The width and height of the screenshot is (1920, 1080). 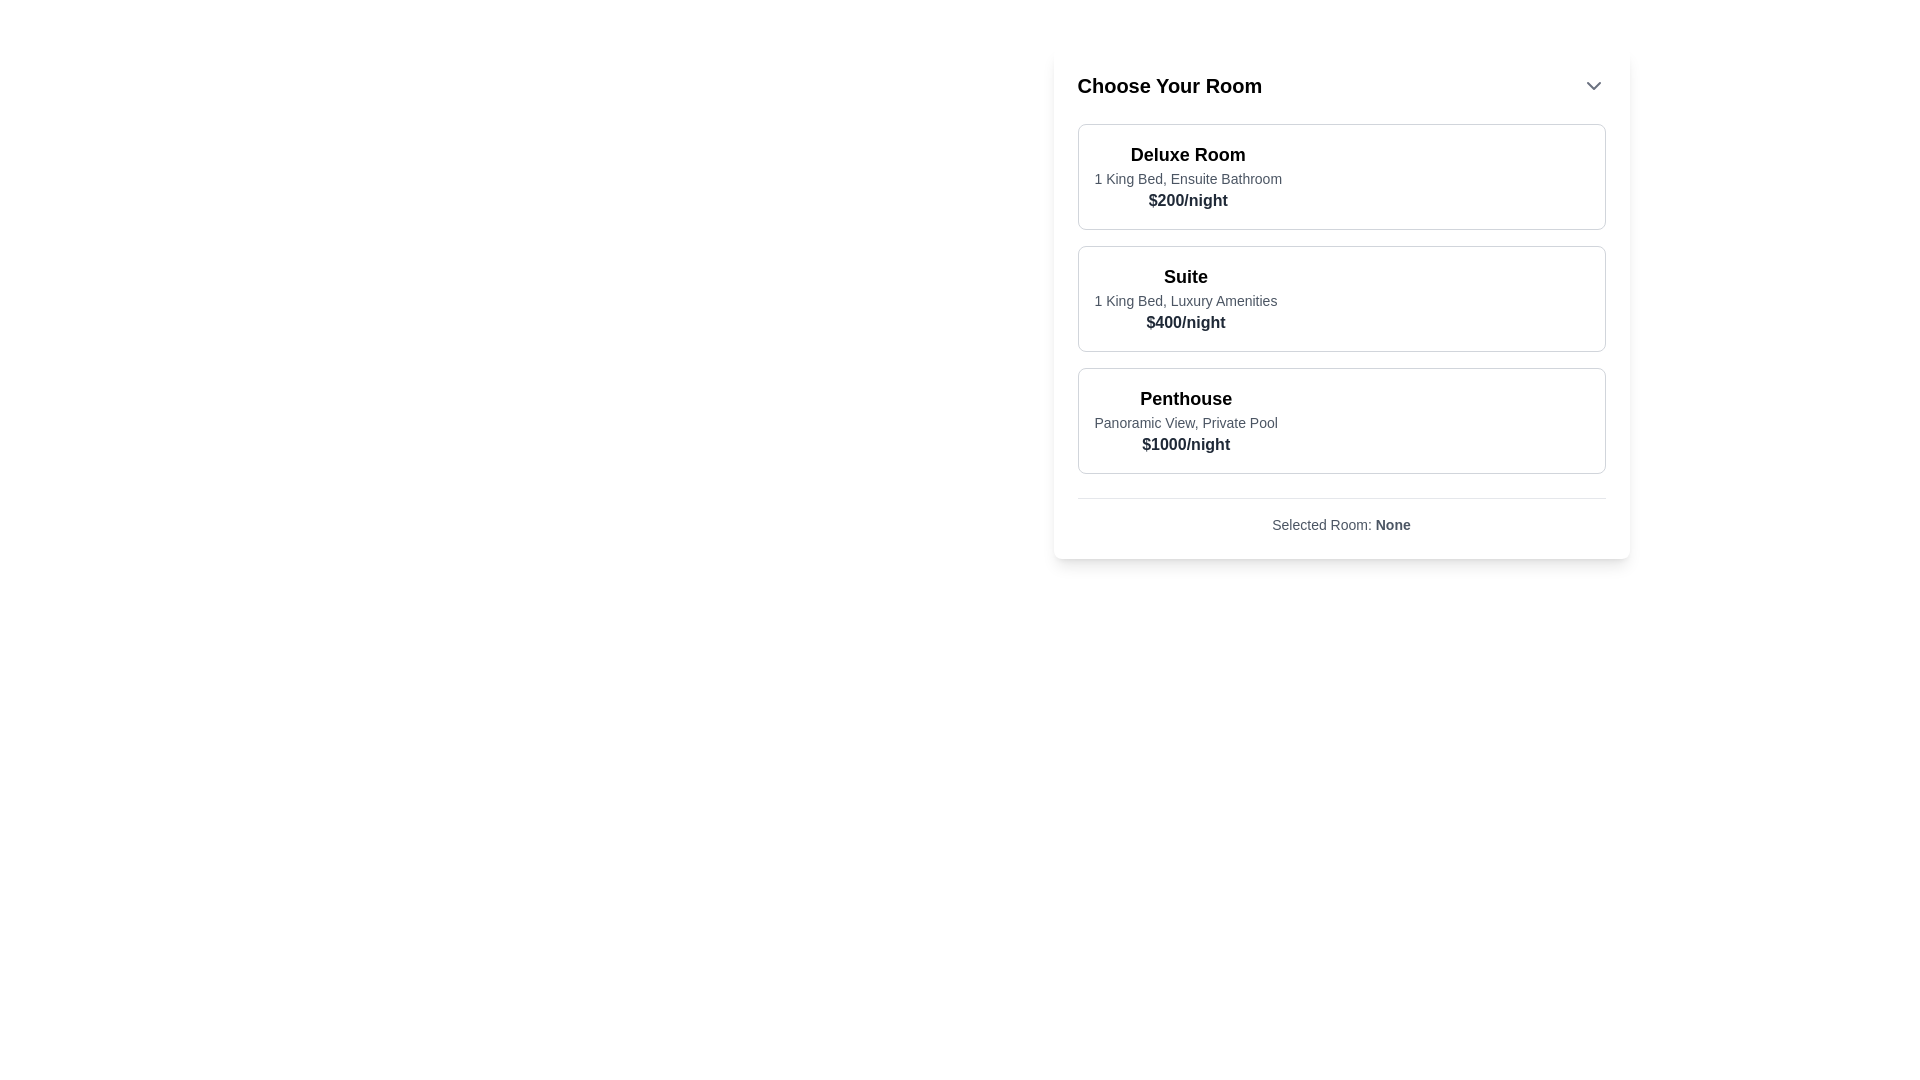 What do you see at coordinates (1188, 177) in the screenshot?
I see `the text label that displays '1 King Bed, Ensuite Bathroom', which is located directly below the title 'Deluxe Room' and above the pricing information '$200/night'` at bounding box center [1188, 177].